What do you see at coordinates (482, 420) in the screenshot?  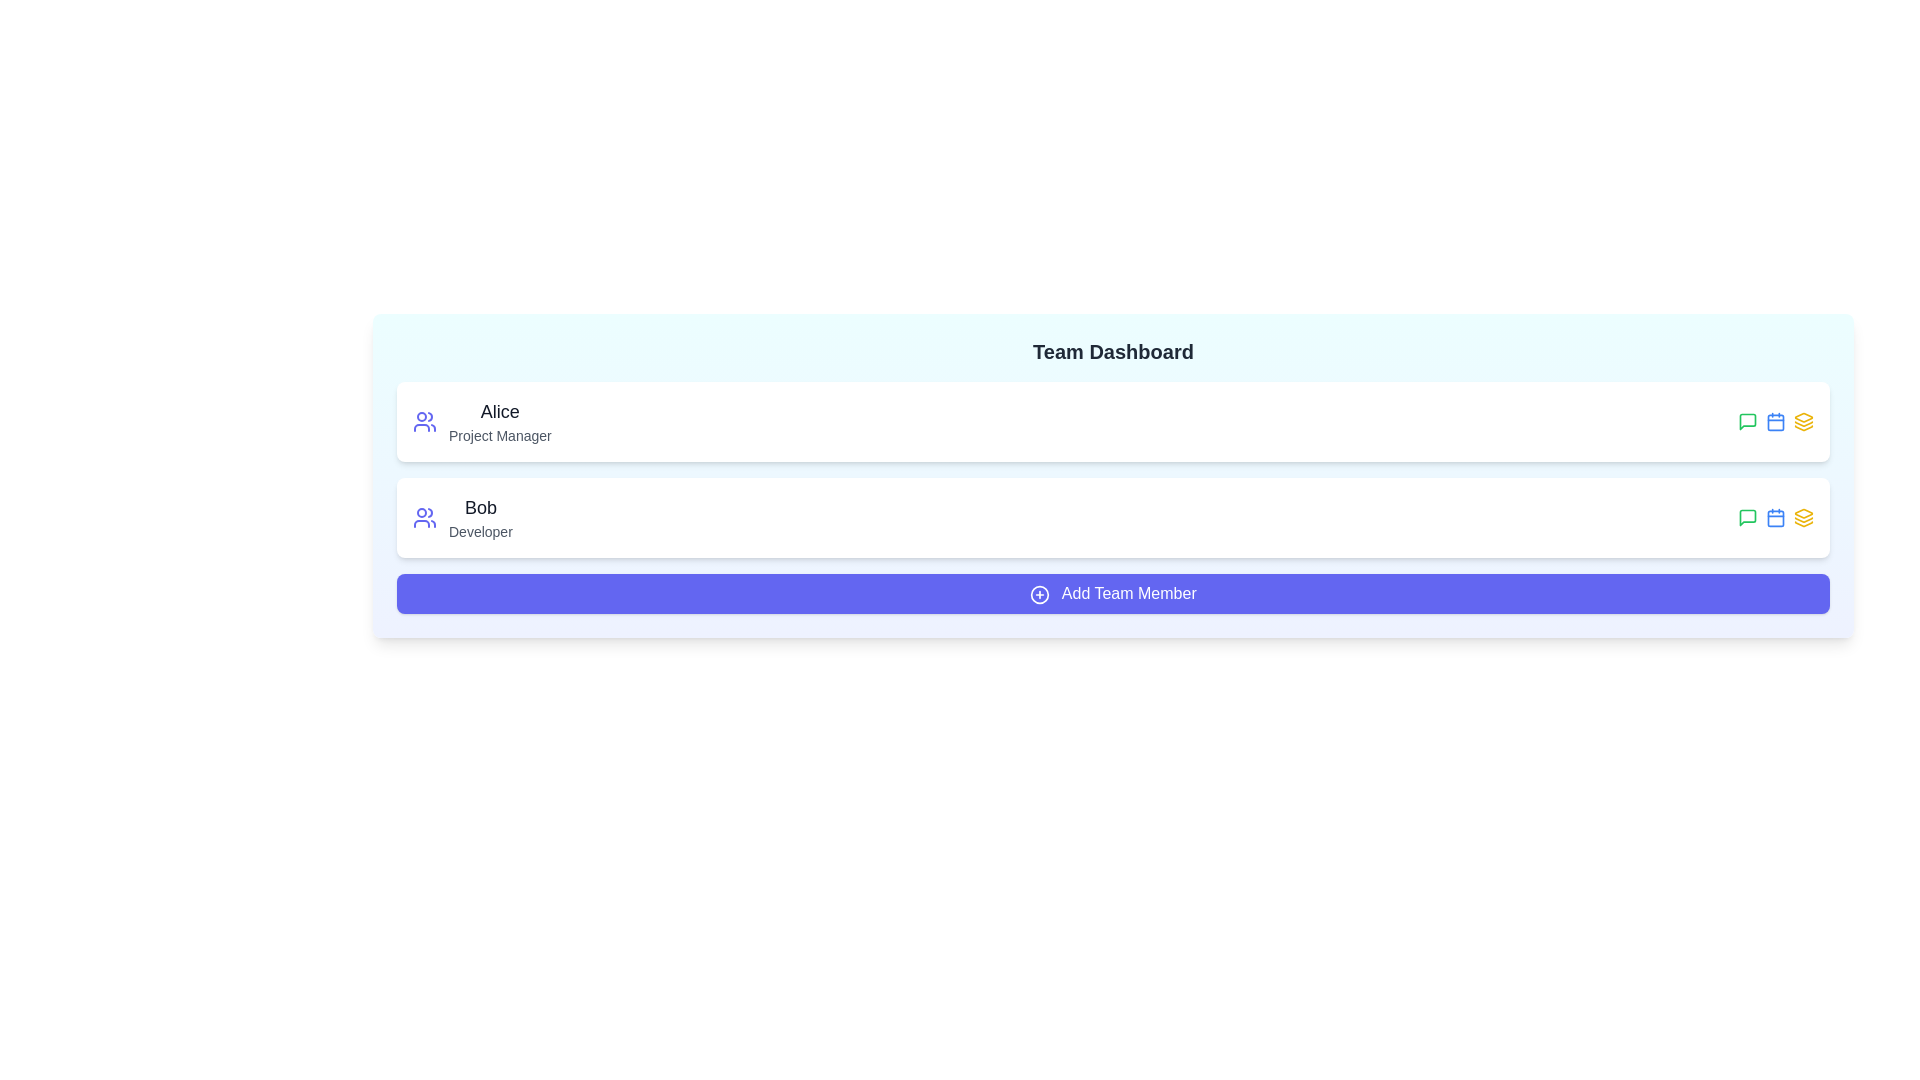 I see `the Profile card for 'Alice', which features a bold name and a gray title` at bounding box center [482, 420].